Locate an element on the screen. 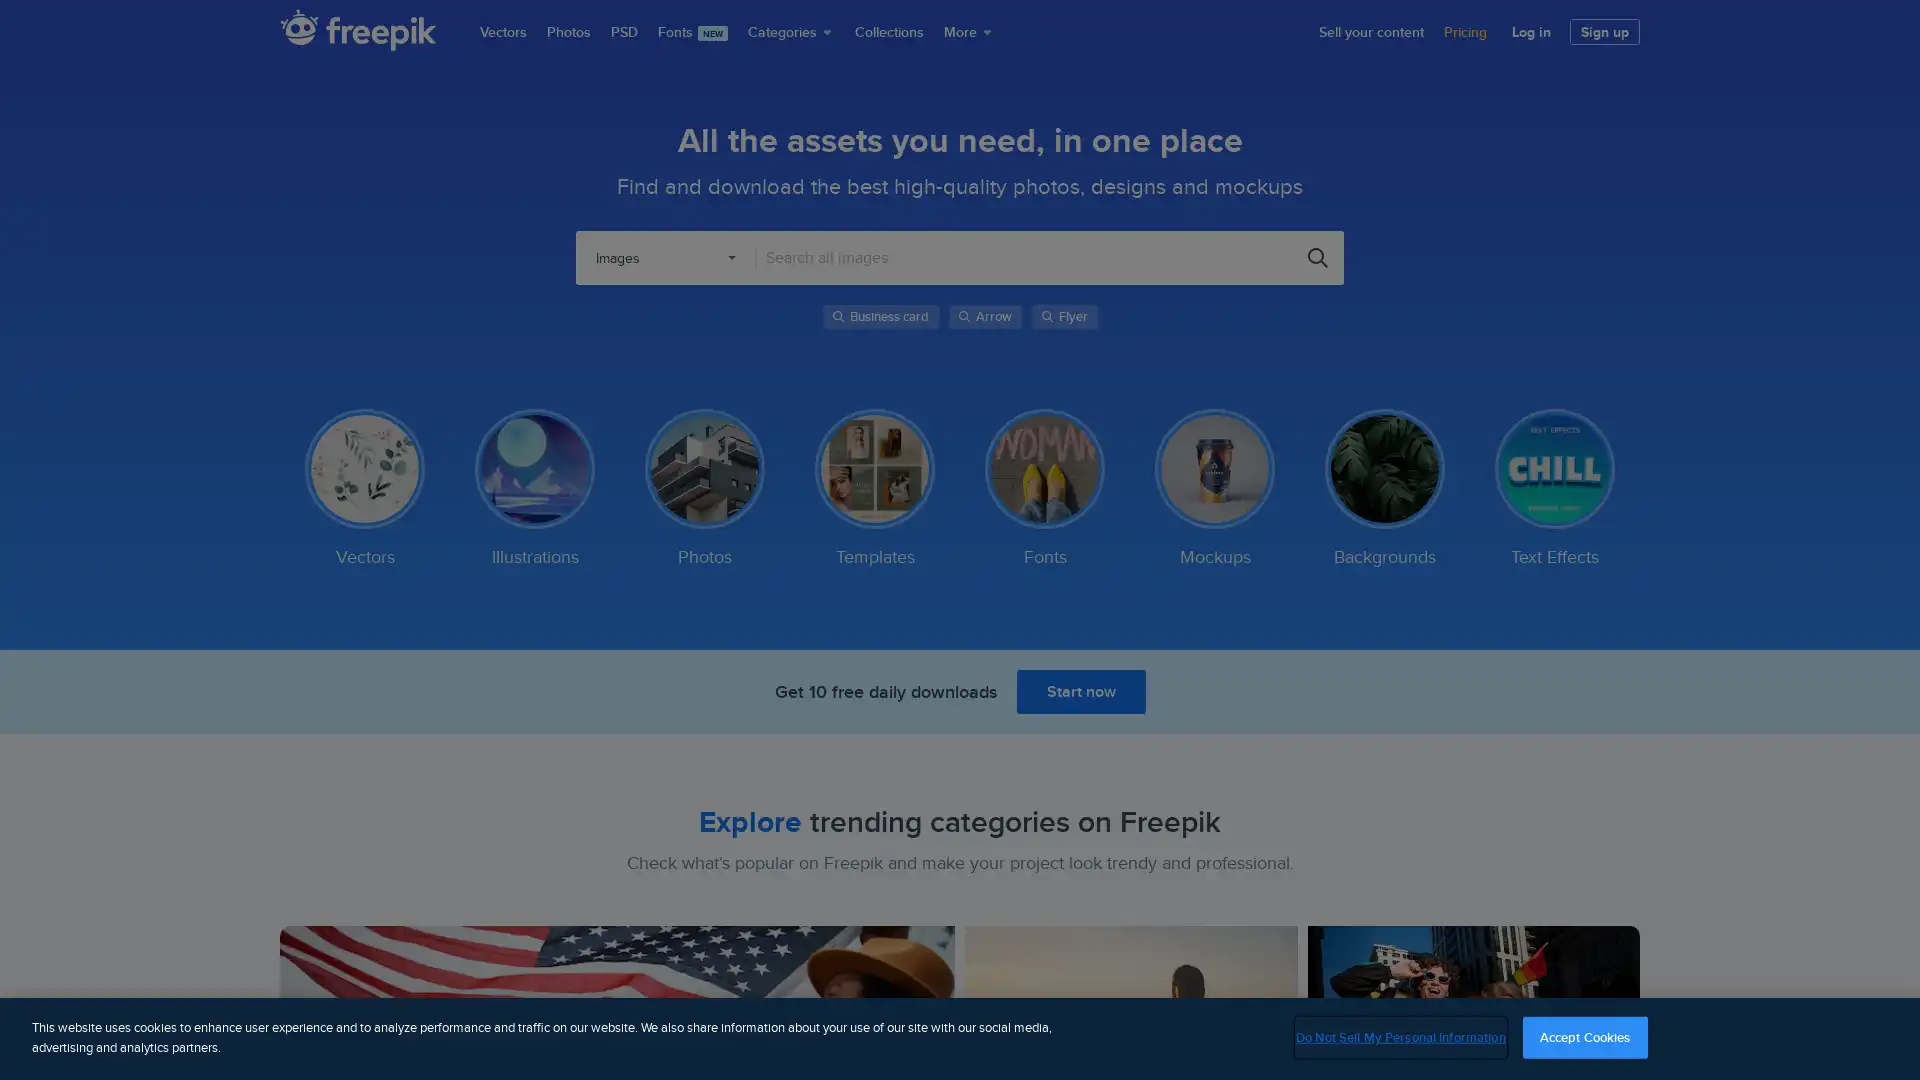 The width and height of the screenshot is (1920, 1080). Do Not Sell My Personal Information is located at coordinates (1399, 1036).